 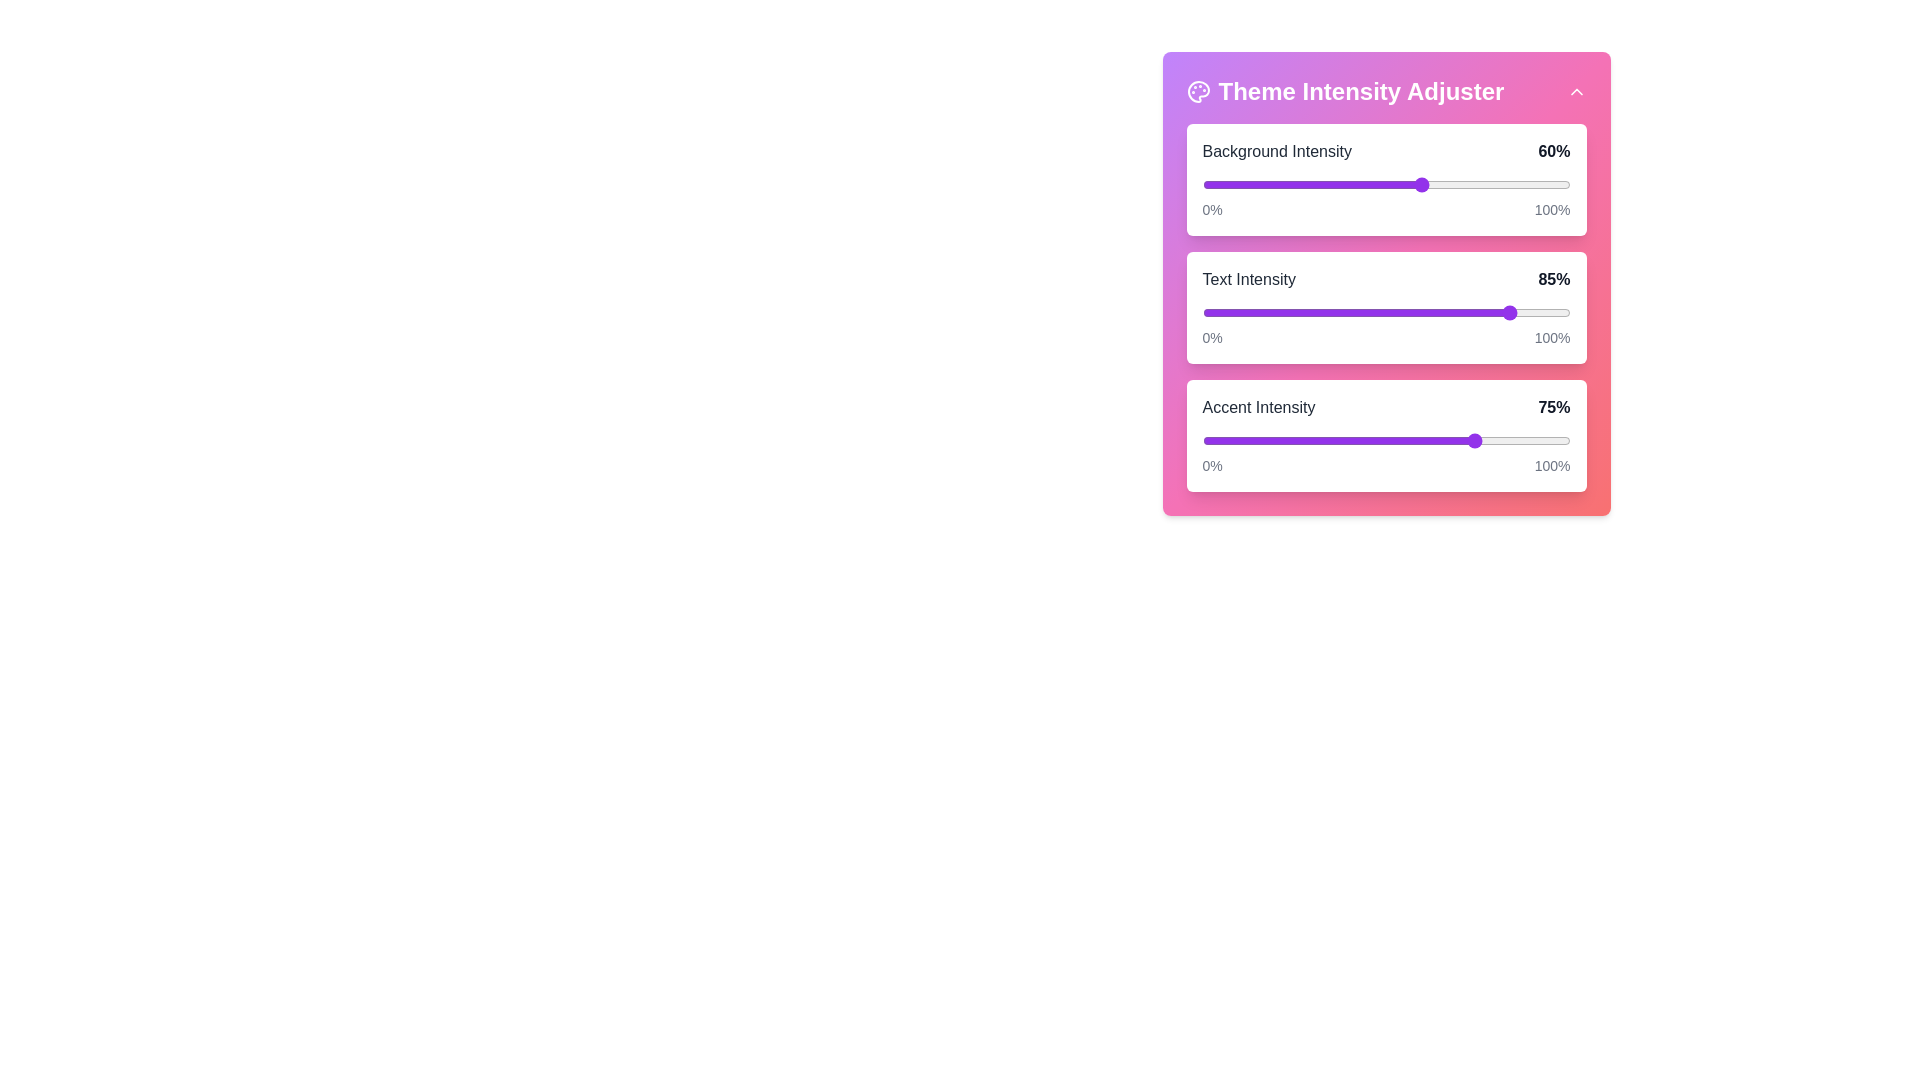 What do you see at coordinates (1201, 439) in the screenshot?
I see `the accent intensity` at bounding box center [1201, 439].